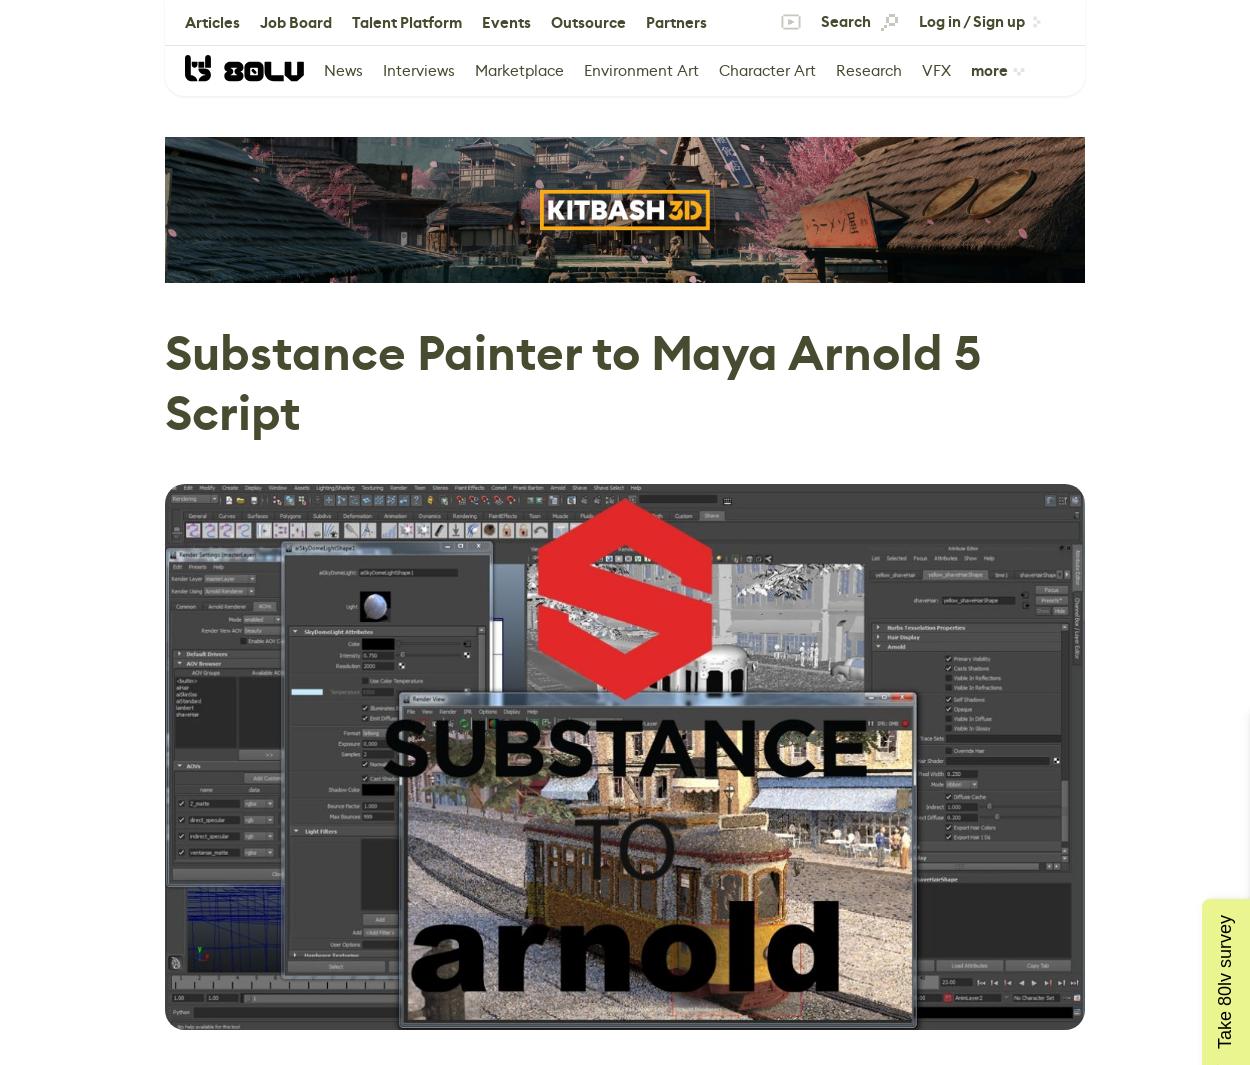  Describe the element at coordinates (820, 21) in the screenshot. I see `'Search'` at that location.